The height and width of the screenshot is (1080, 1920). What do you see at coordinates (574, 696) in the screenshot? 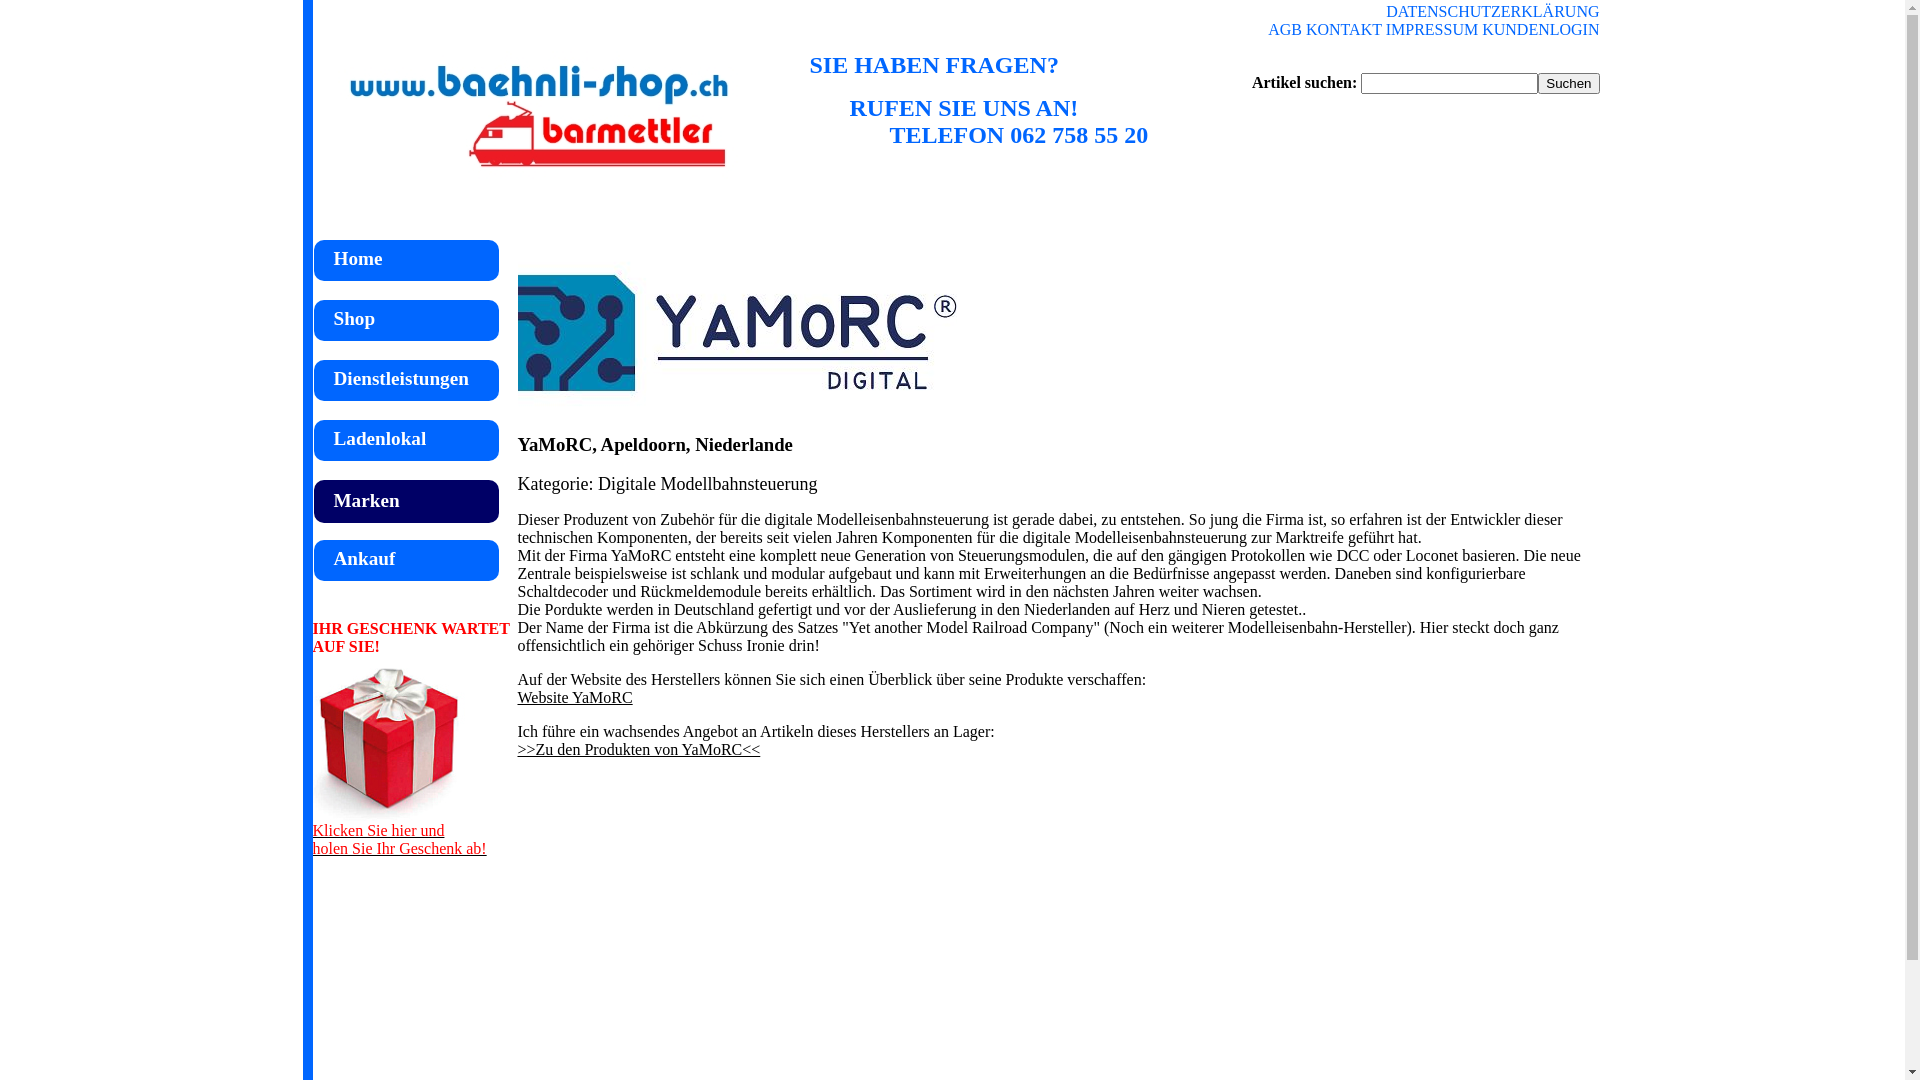
I see `'Website YaMoRC'` at bounding box center [574, 696].